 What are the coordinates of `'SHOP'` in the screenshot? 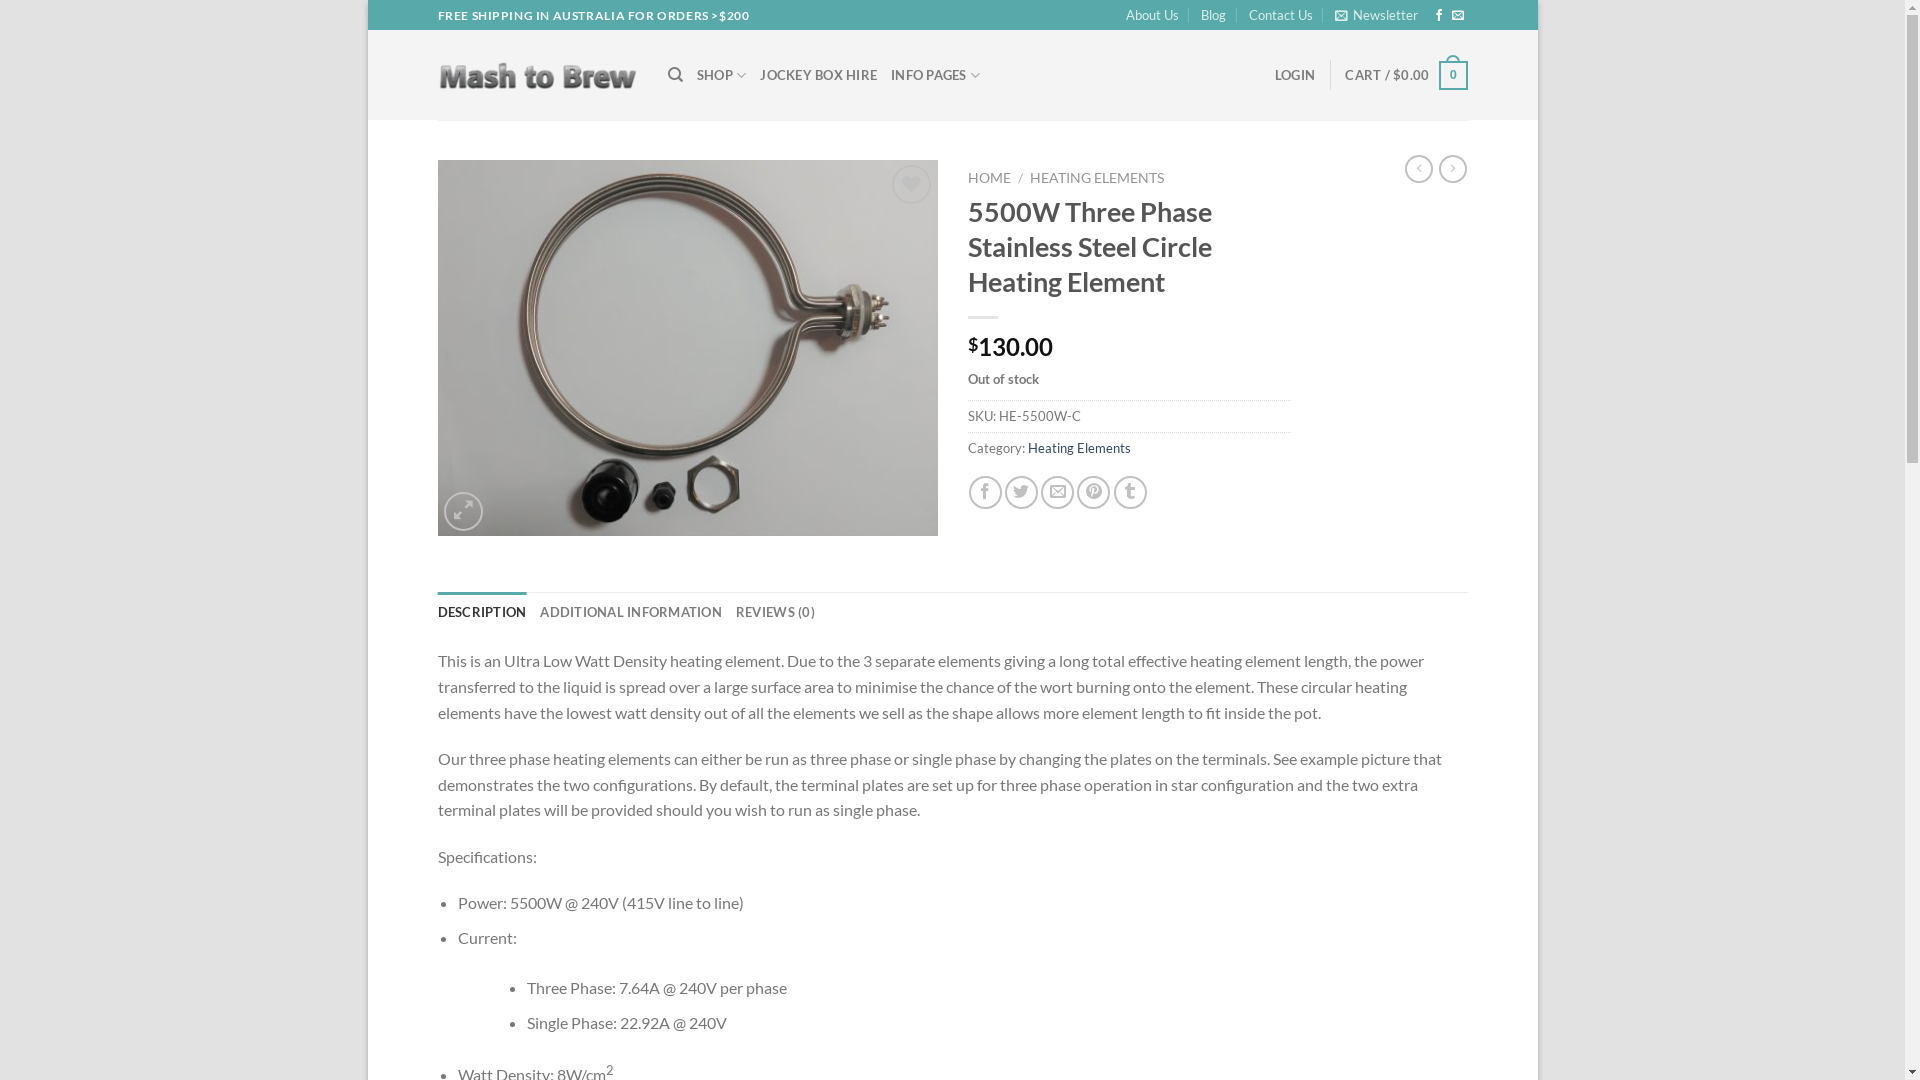 It's located at (720, 73).